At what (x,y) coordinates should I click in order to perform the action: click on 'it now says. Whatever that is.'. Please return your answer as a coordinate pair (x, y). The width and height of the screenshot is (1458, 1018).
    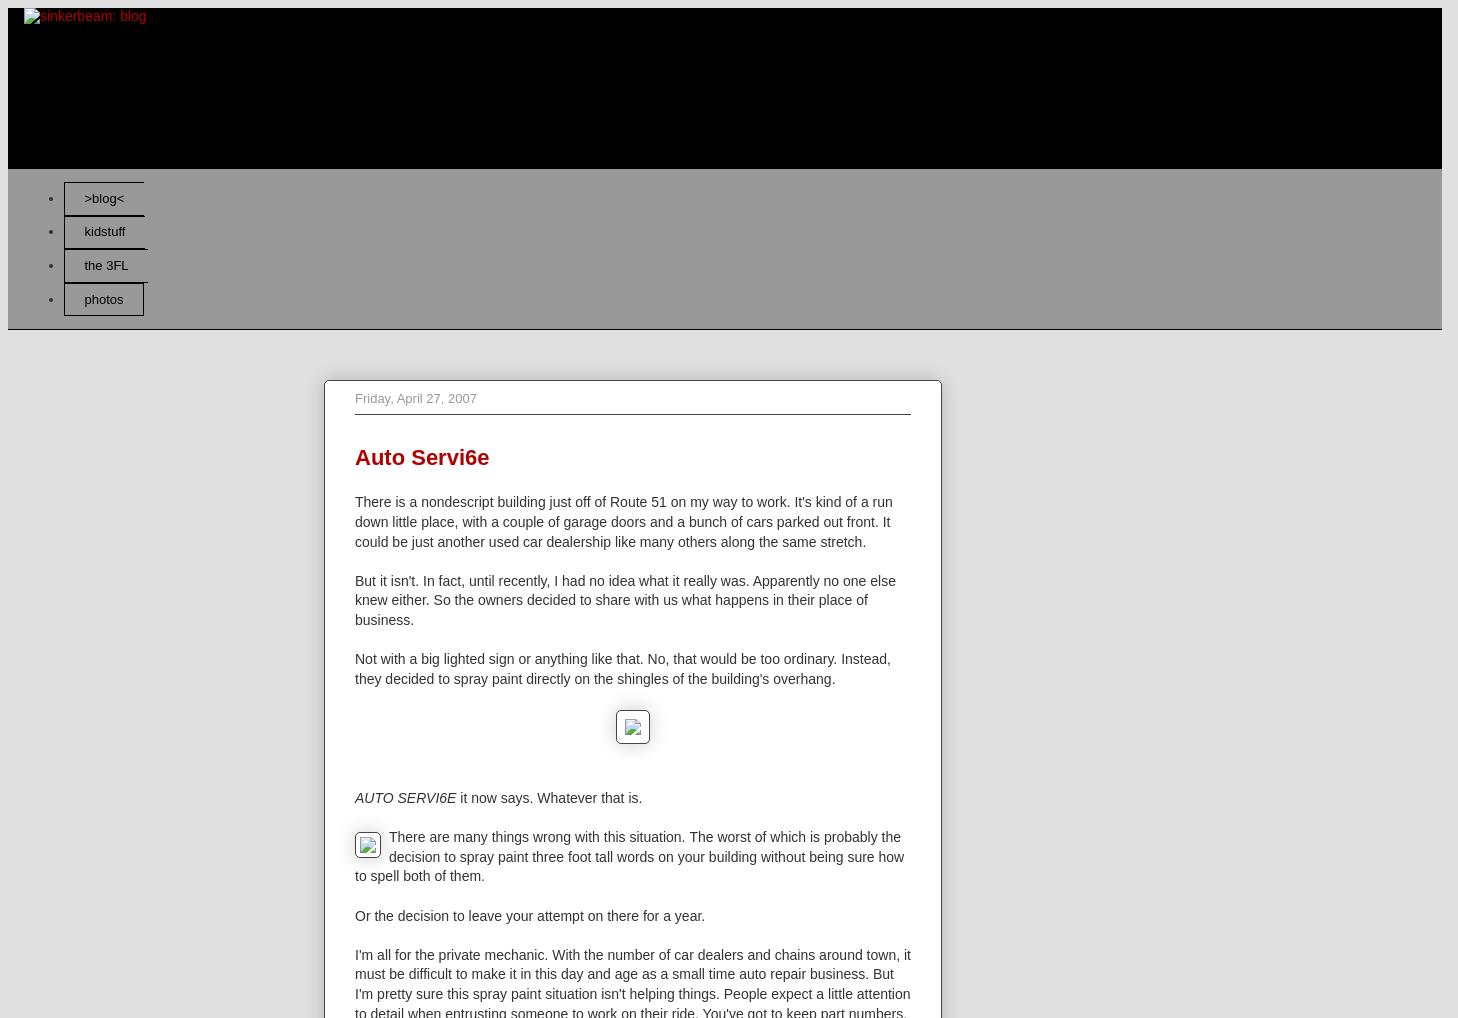
    Looking at the image, I should click on (548, 798).